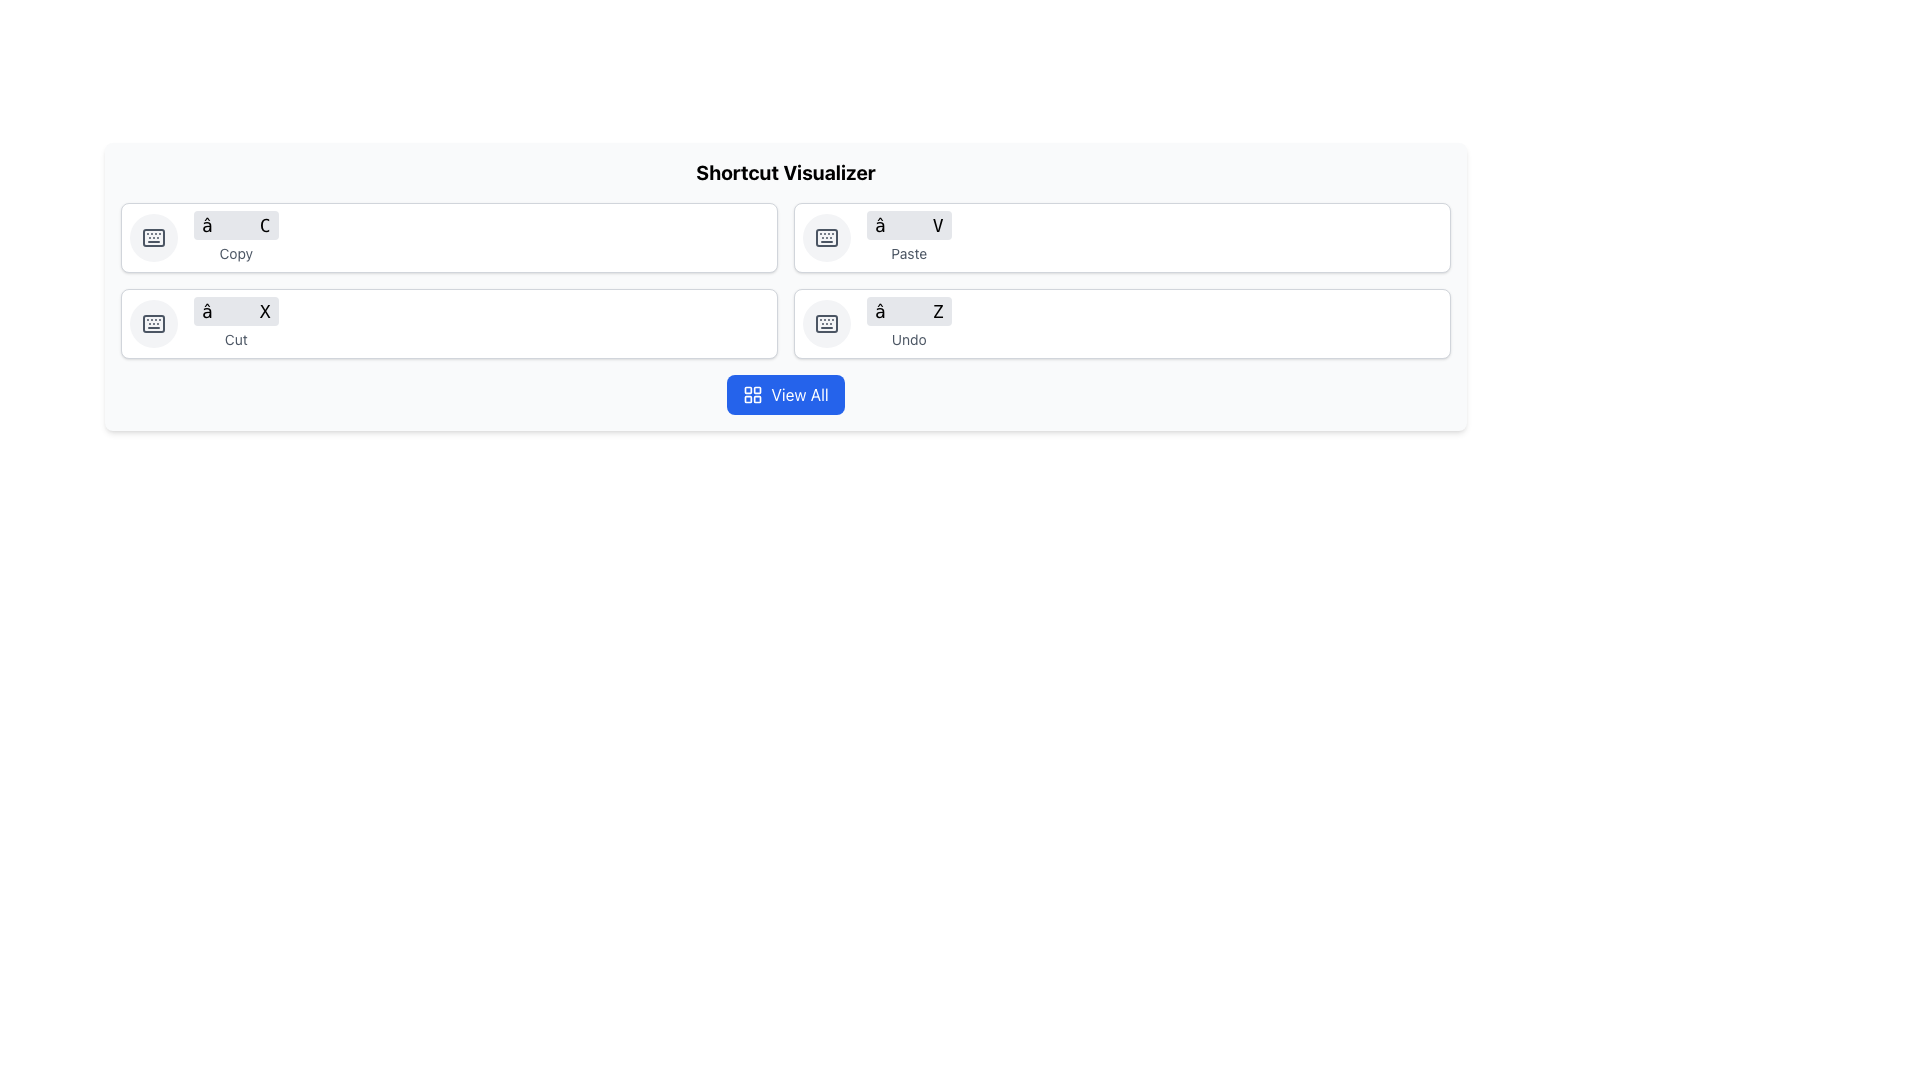 The image size is (1920, 1080). What do you see at coordinates (152, 323) in the screenshot?
I see `the keyboard-shaped SVG icon located in the left column, second row of the grid` at bounding box center [152, 323].